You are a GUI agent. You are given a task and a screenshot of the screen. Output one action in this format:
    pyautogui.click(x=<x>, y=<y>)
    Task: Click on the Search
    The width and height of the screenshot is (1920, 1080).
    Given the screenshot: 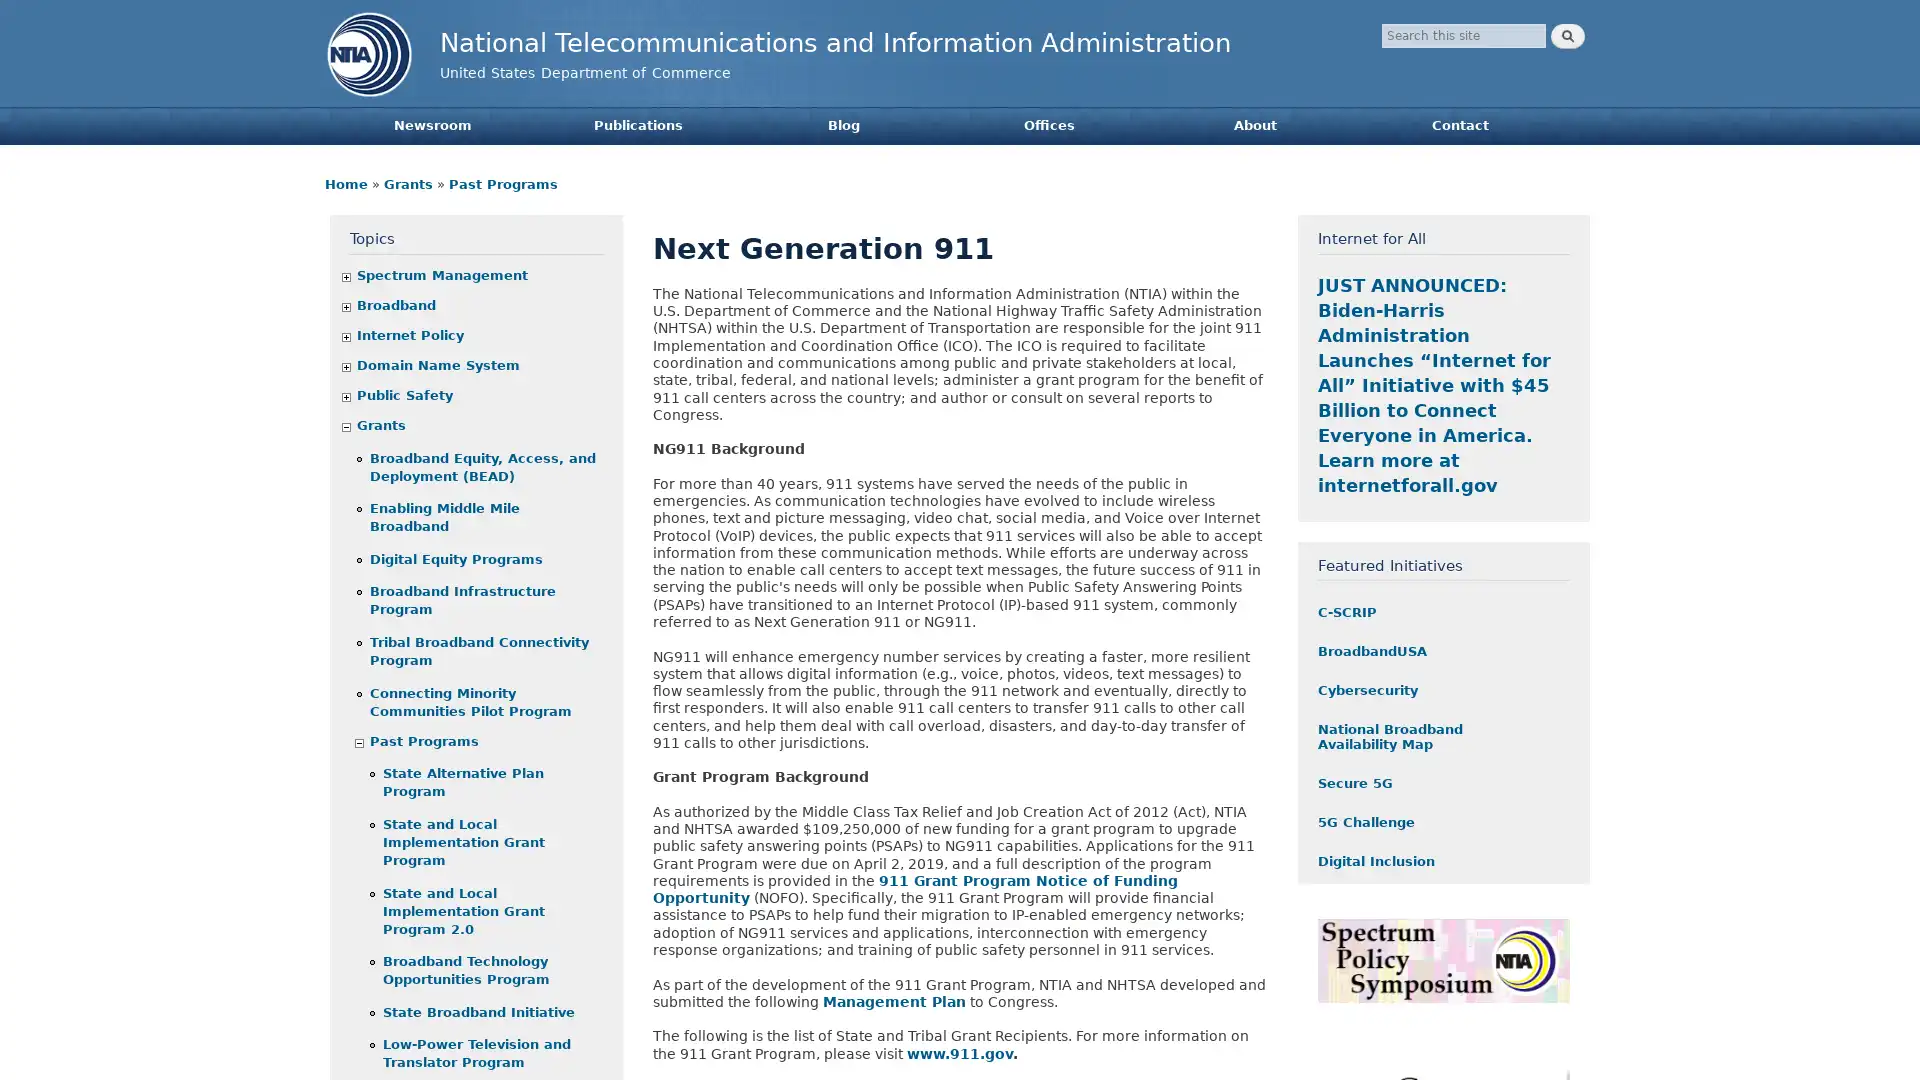 What is the action you would take?
    pyautogui.click(x=1567, y=36)
    